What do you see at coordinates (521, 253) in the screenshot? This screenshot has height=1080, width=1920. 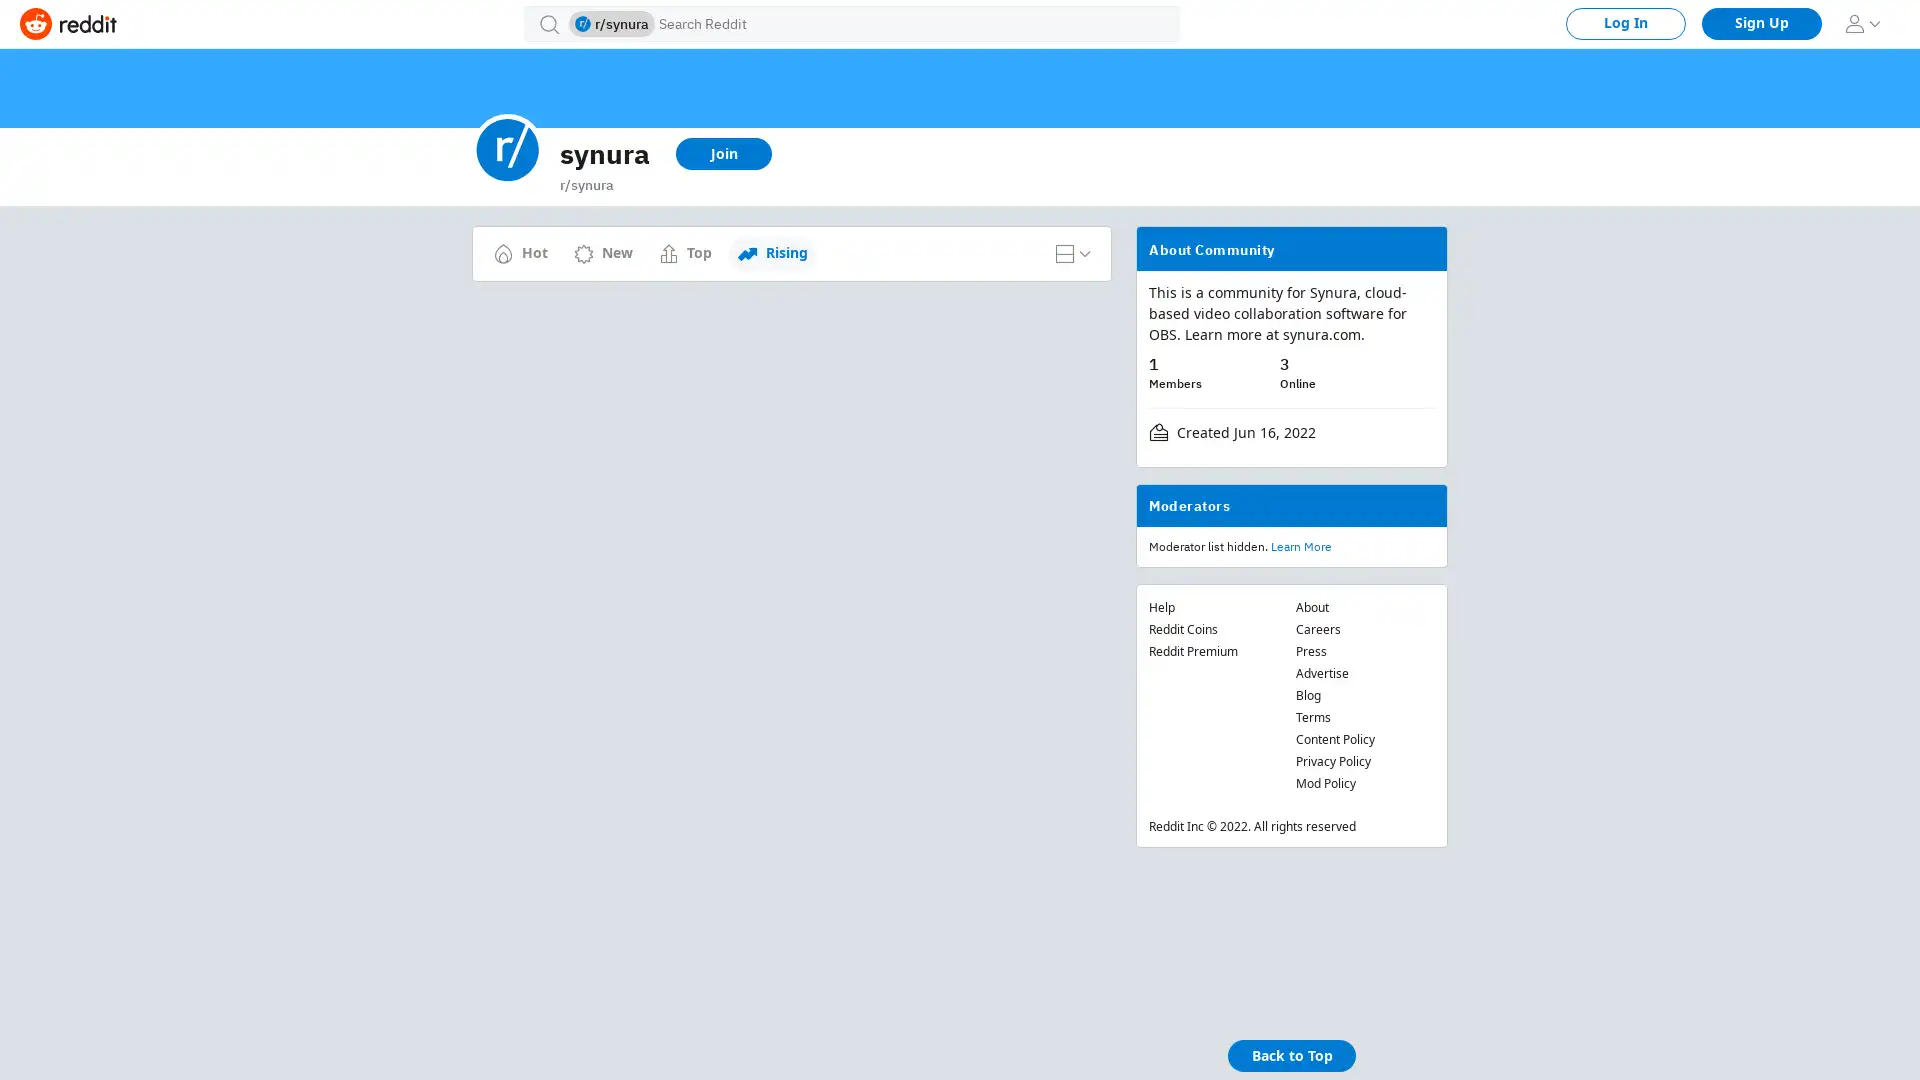 I see `Hot` at bounding box center [521, 253].